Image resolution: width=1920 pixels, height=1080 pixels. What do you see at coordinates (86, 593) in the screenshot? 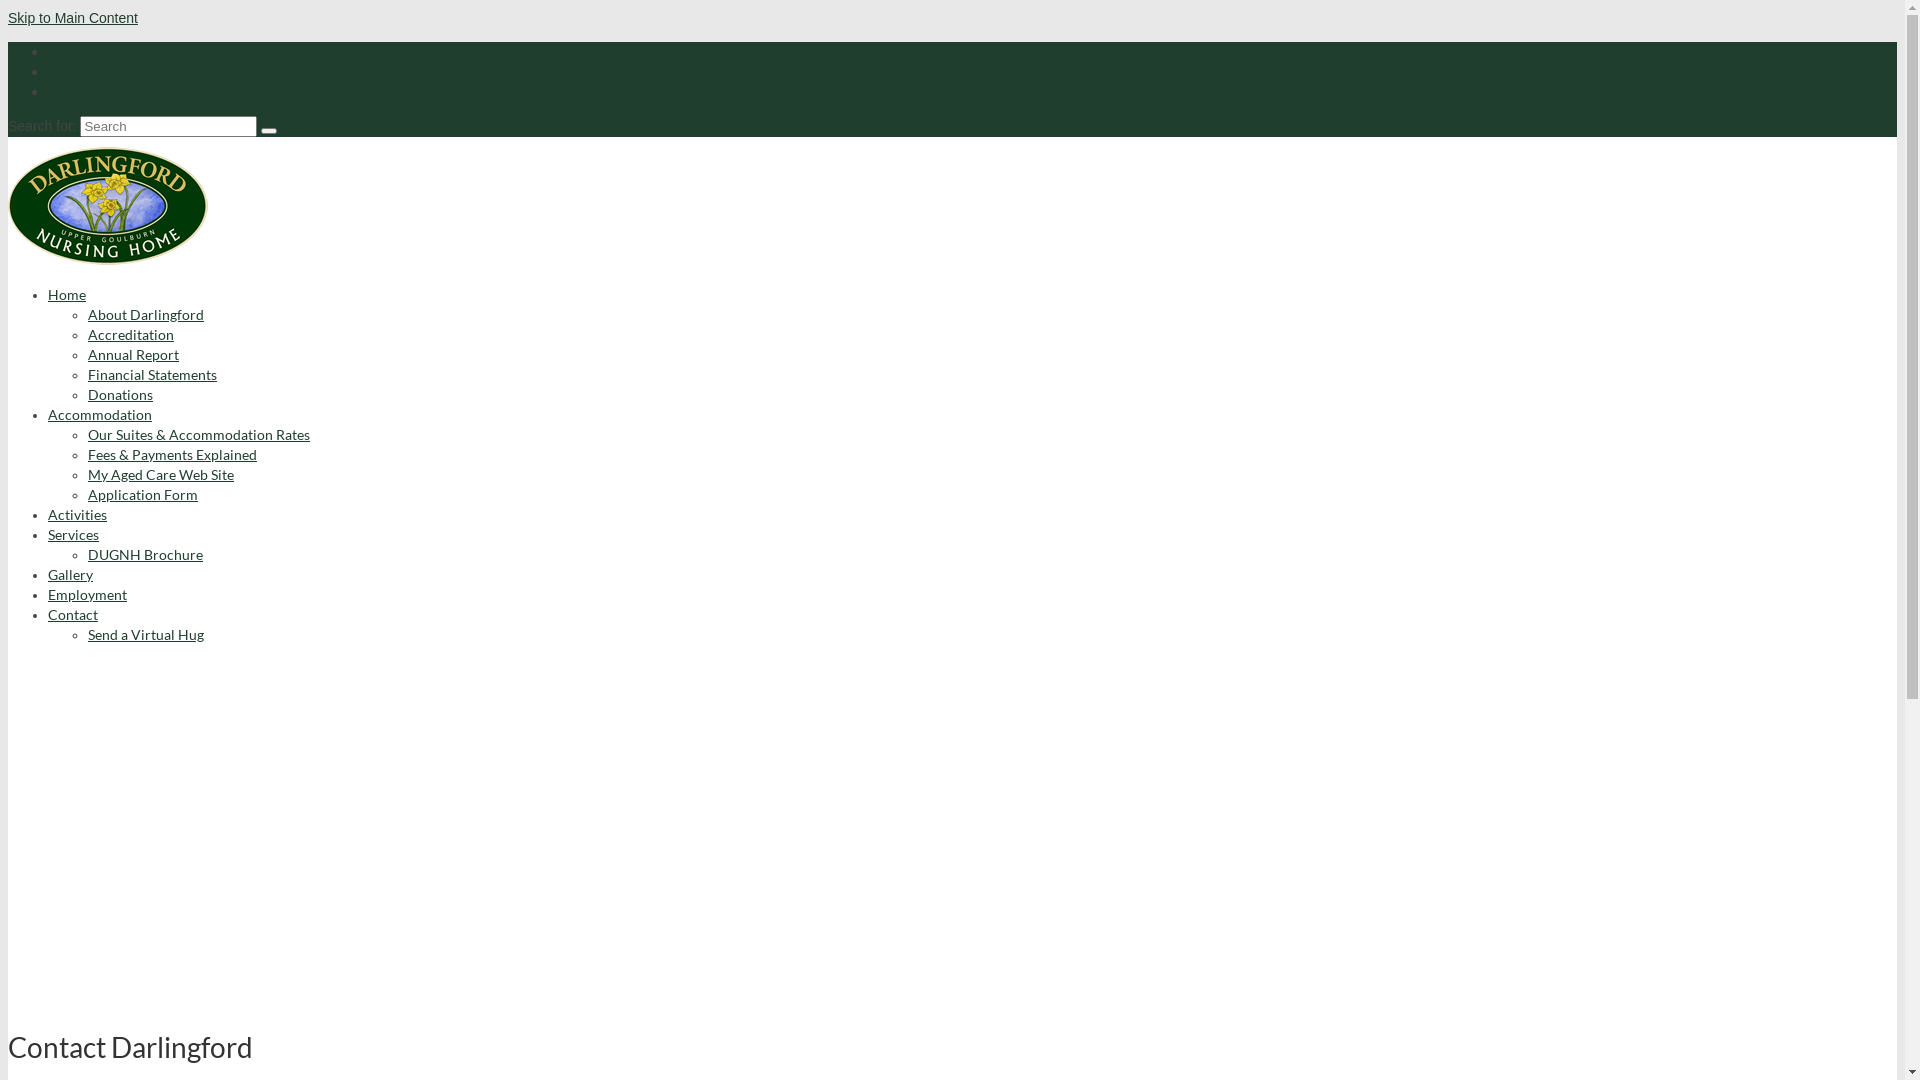
I see `'Employment'` at bounding box center [86, 593].